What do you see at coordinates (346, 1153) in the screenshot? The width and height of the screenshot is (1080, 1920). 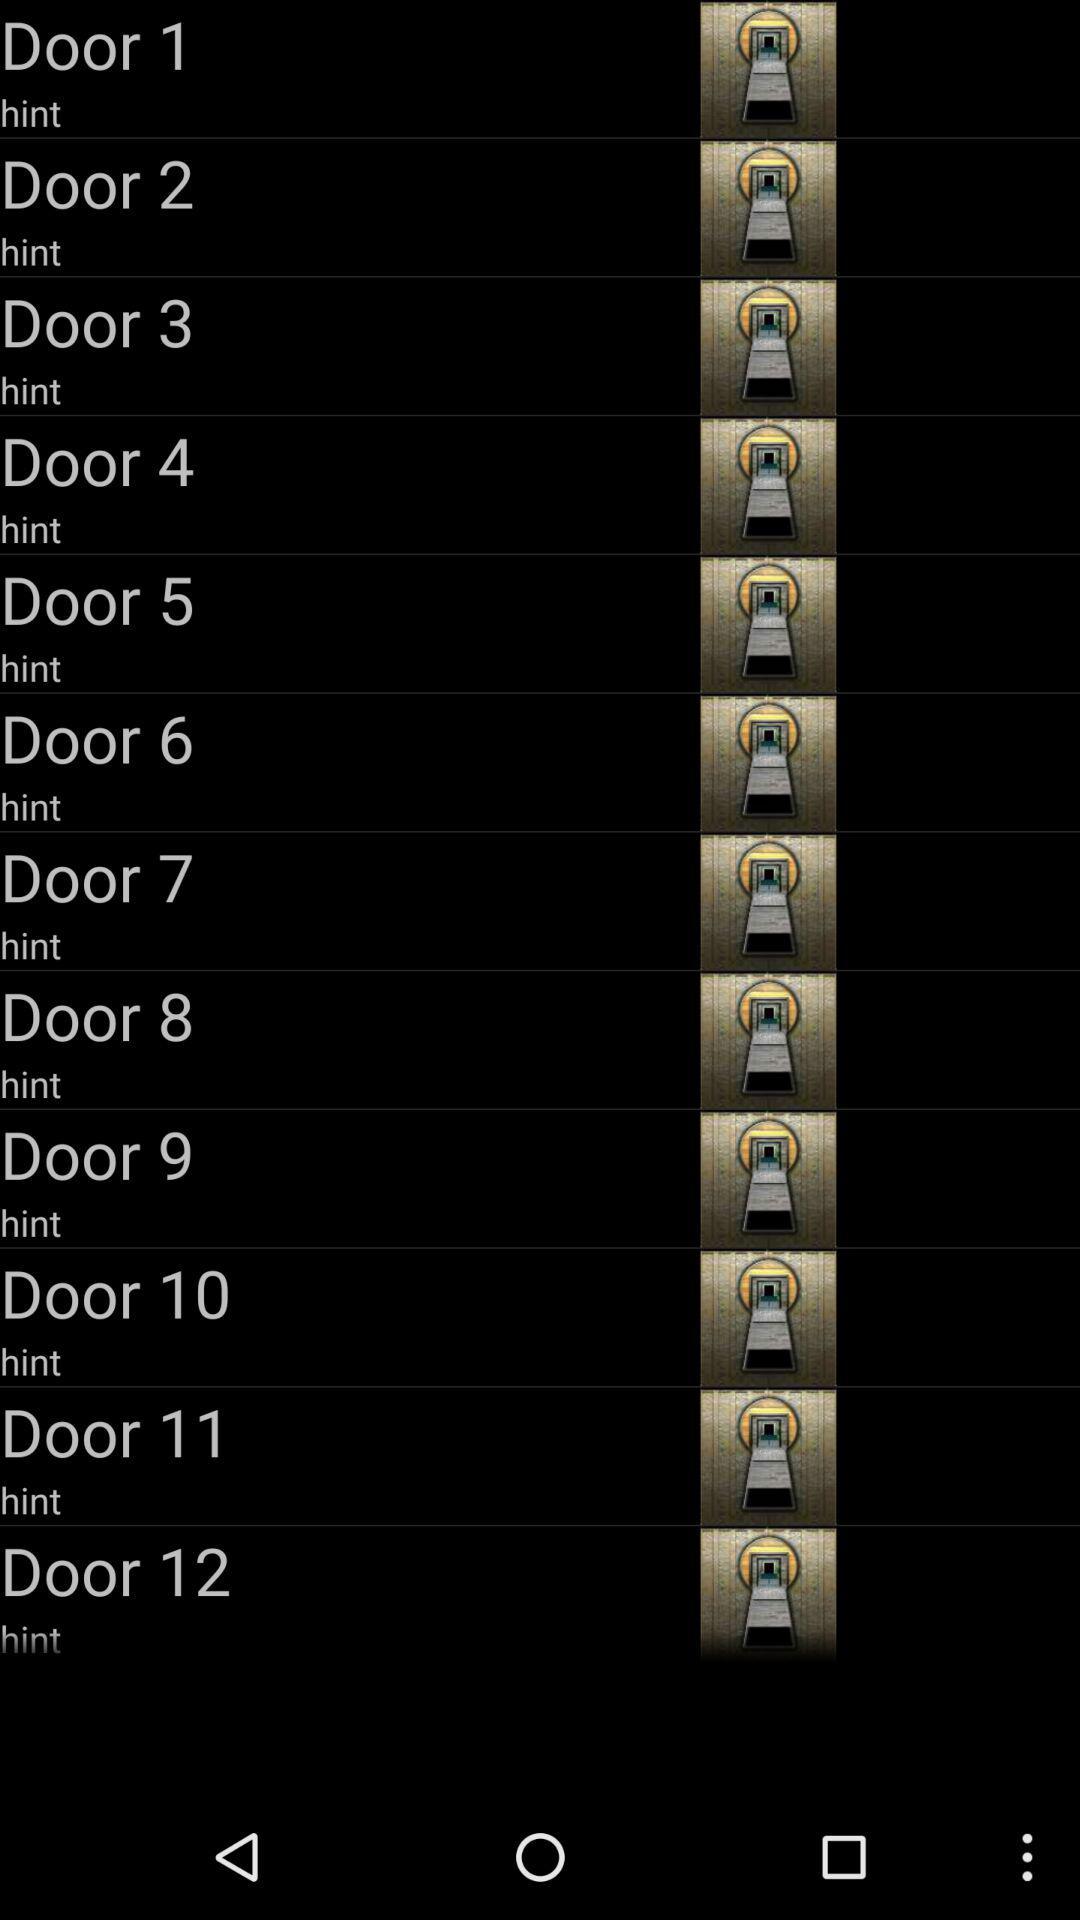 I see `the app above hint item` at bounding box center [346, 1153].